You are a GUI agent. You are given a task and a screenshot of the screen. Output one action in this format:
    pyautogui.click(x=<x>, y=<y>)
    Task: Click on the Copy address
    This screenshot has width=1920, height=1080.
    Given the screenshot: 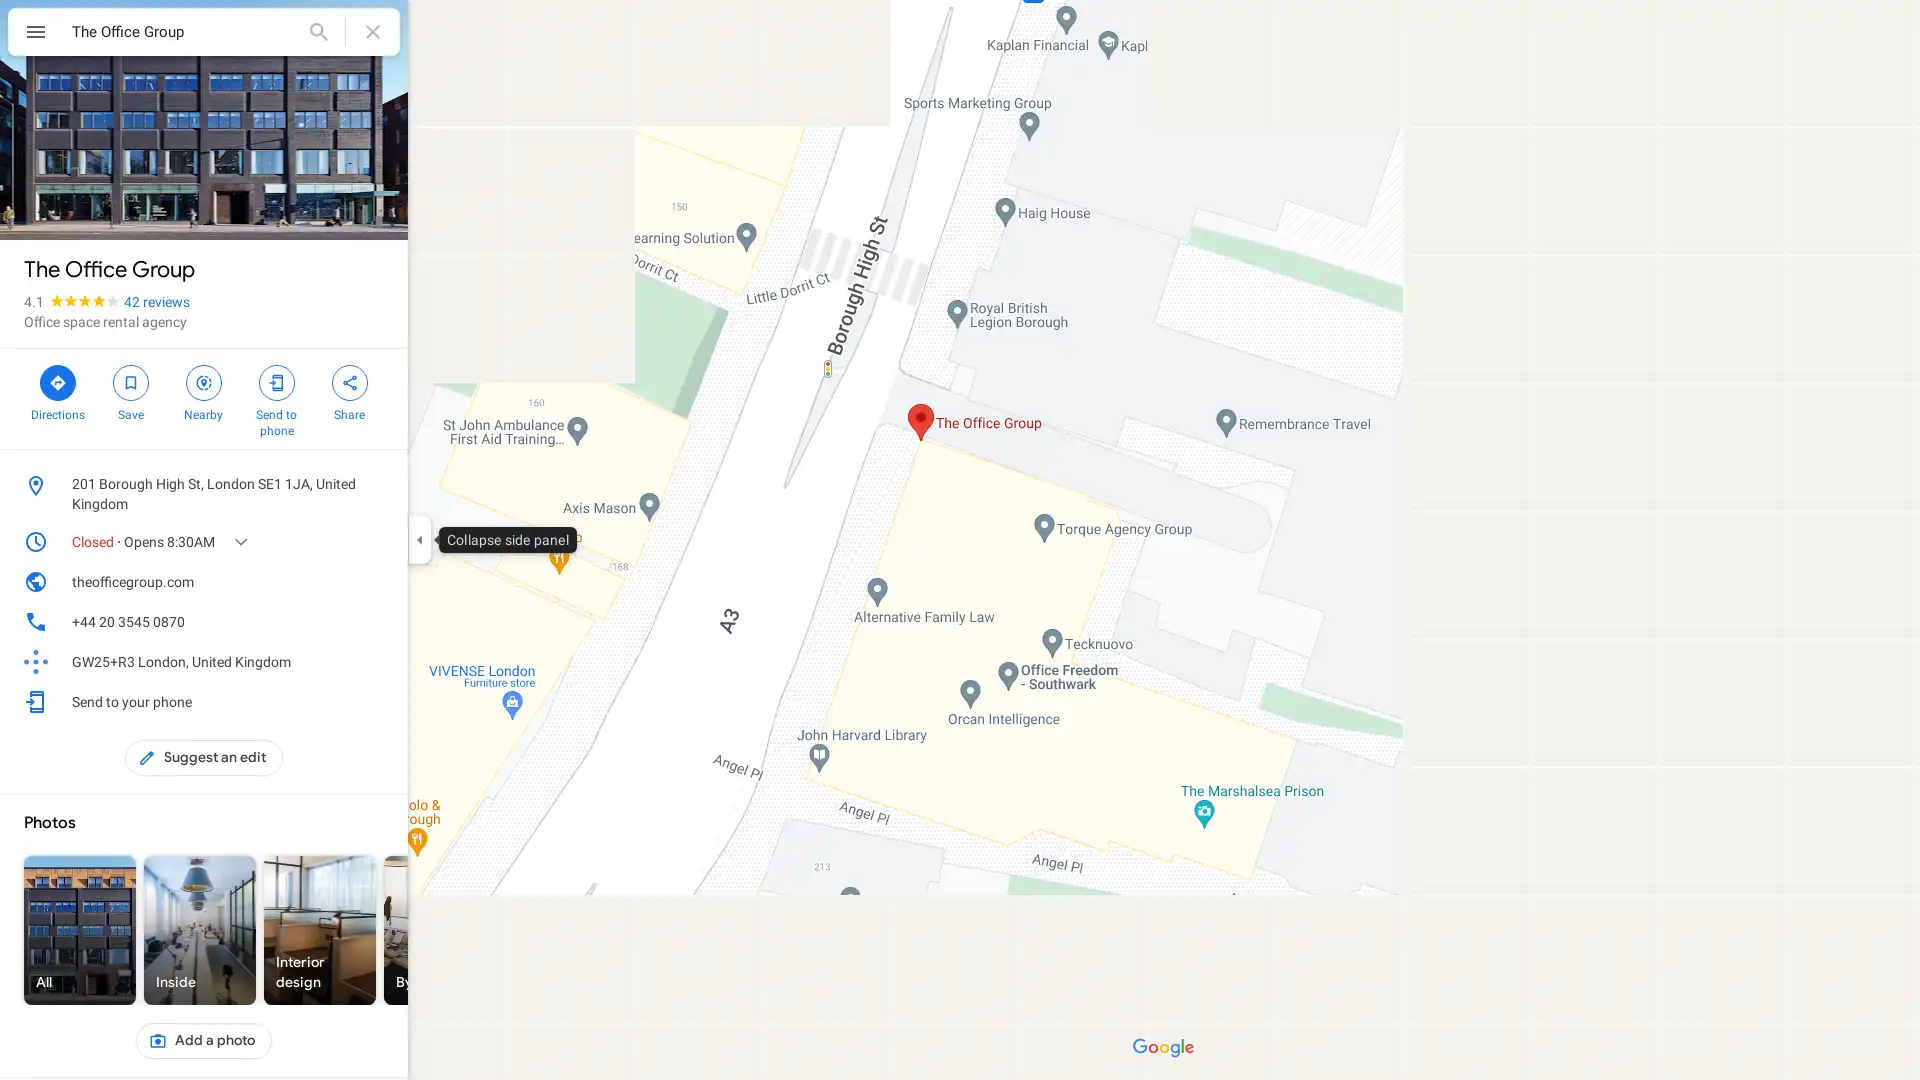 What is the action you would take?
    pyautogui.click(x=374, y=486)
    